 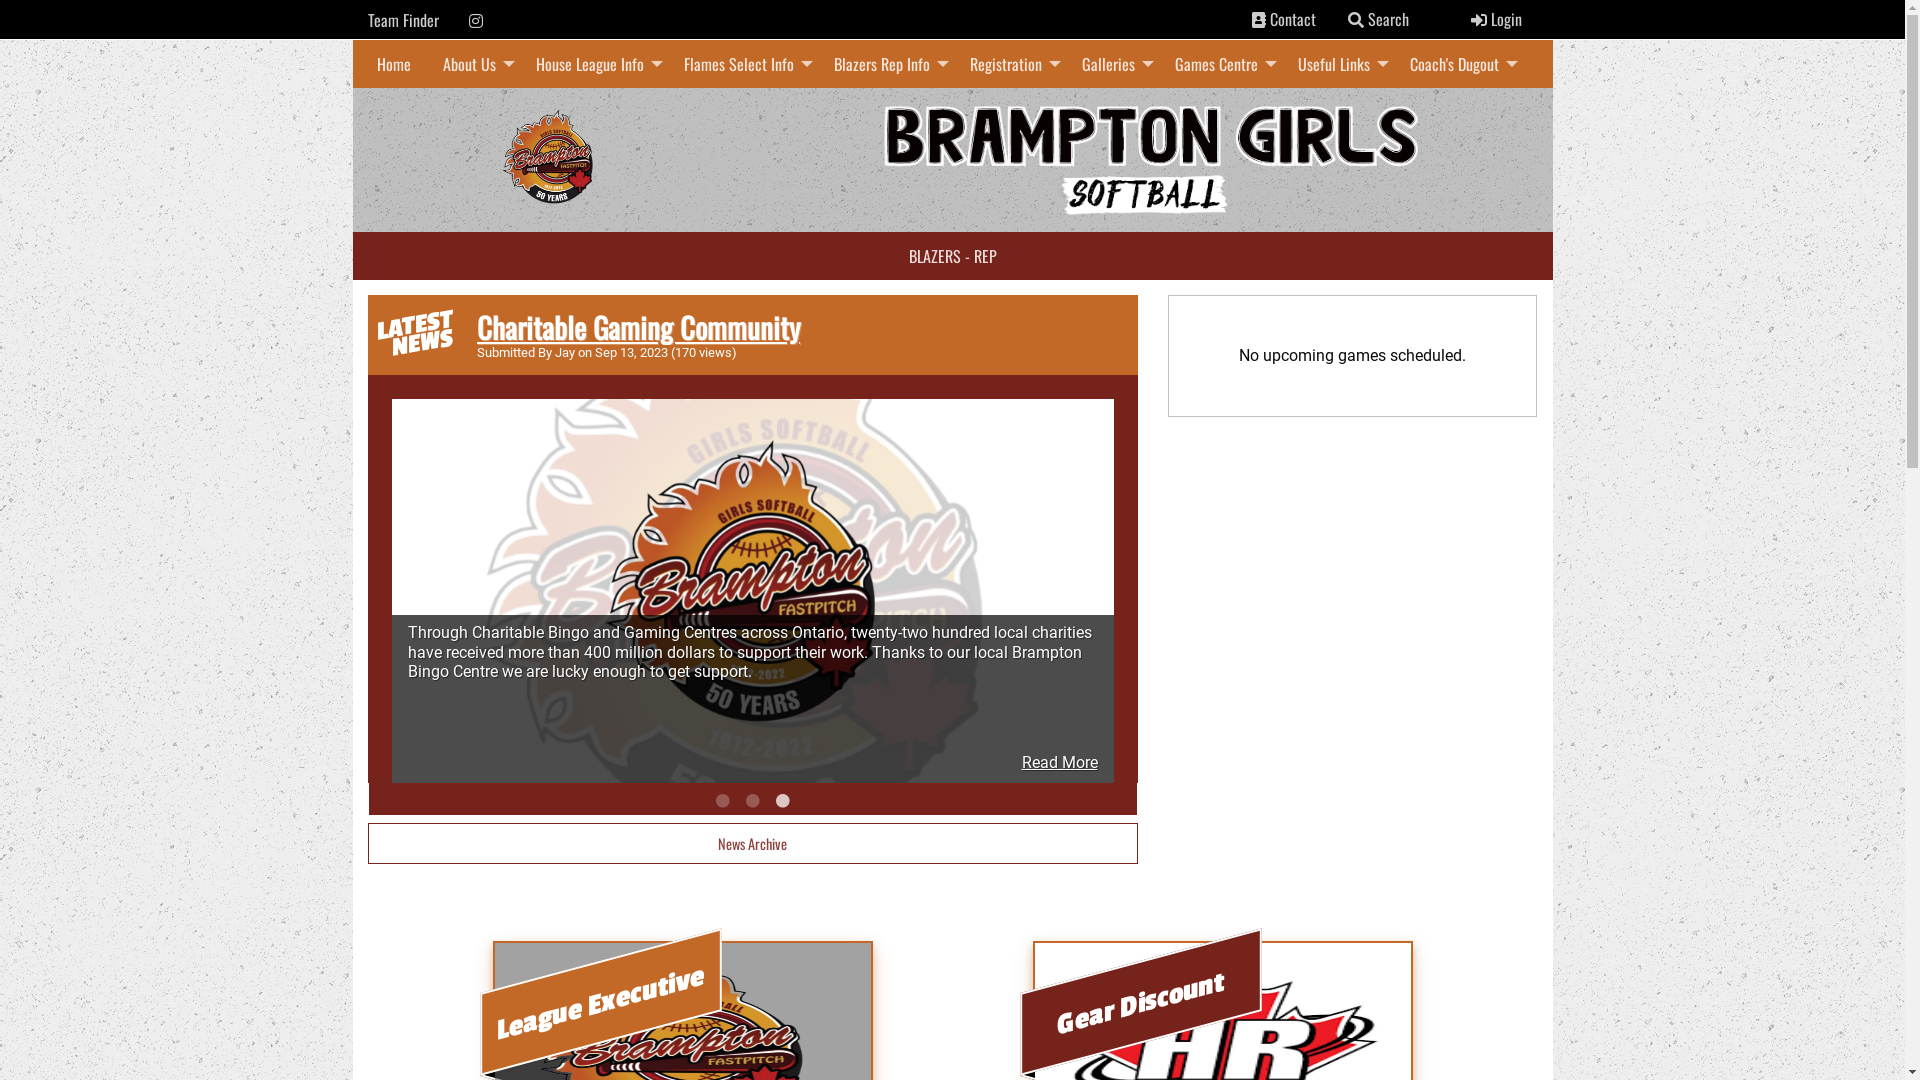 What do you see at coordinates (402, 19) in the screenshot?
I see `'Team Finder'` at bounding box center [402, 19].